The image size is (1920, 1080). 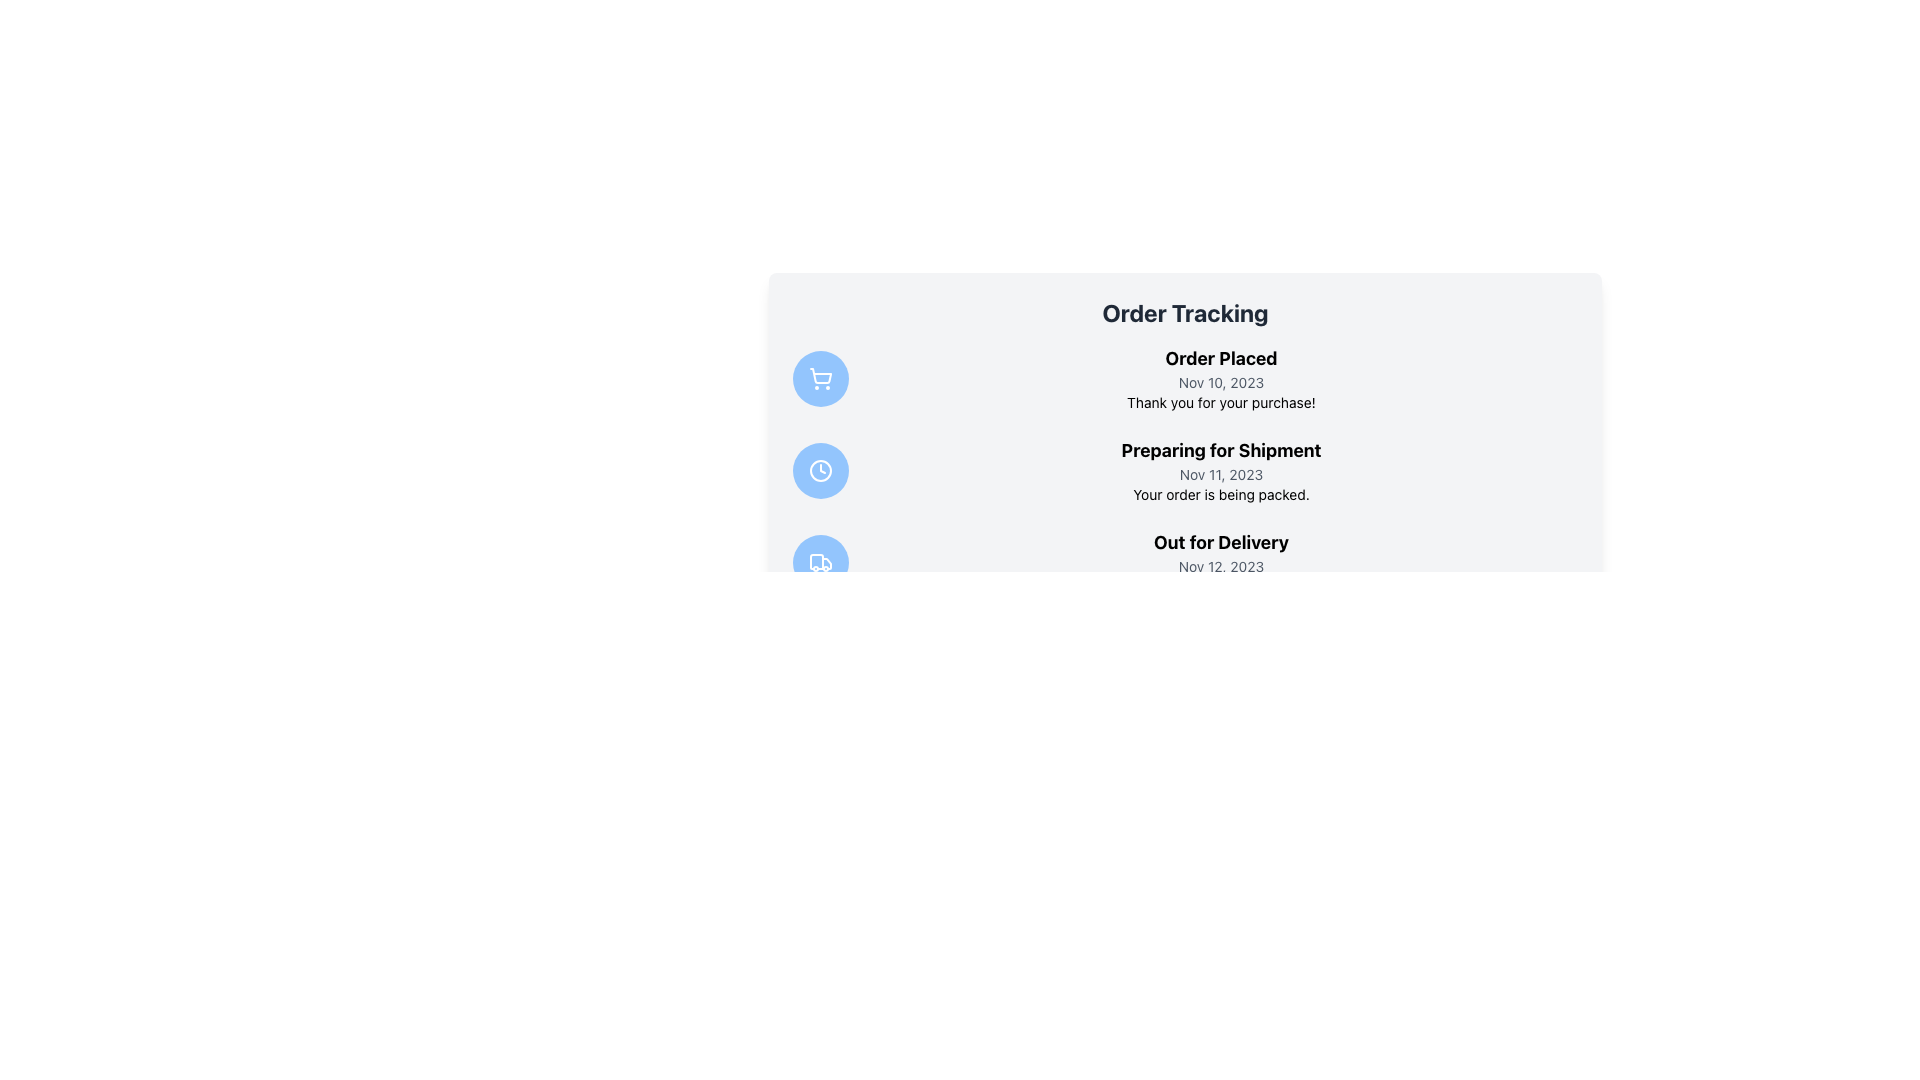 I want to click on the informational block displaying 'Preparing for Shipment' with a clock icon on the left, located in the order tracking section, so click(x=1185, y=470).